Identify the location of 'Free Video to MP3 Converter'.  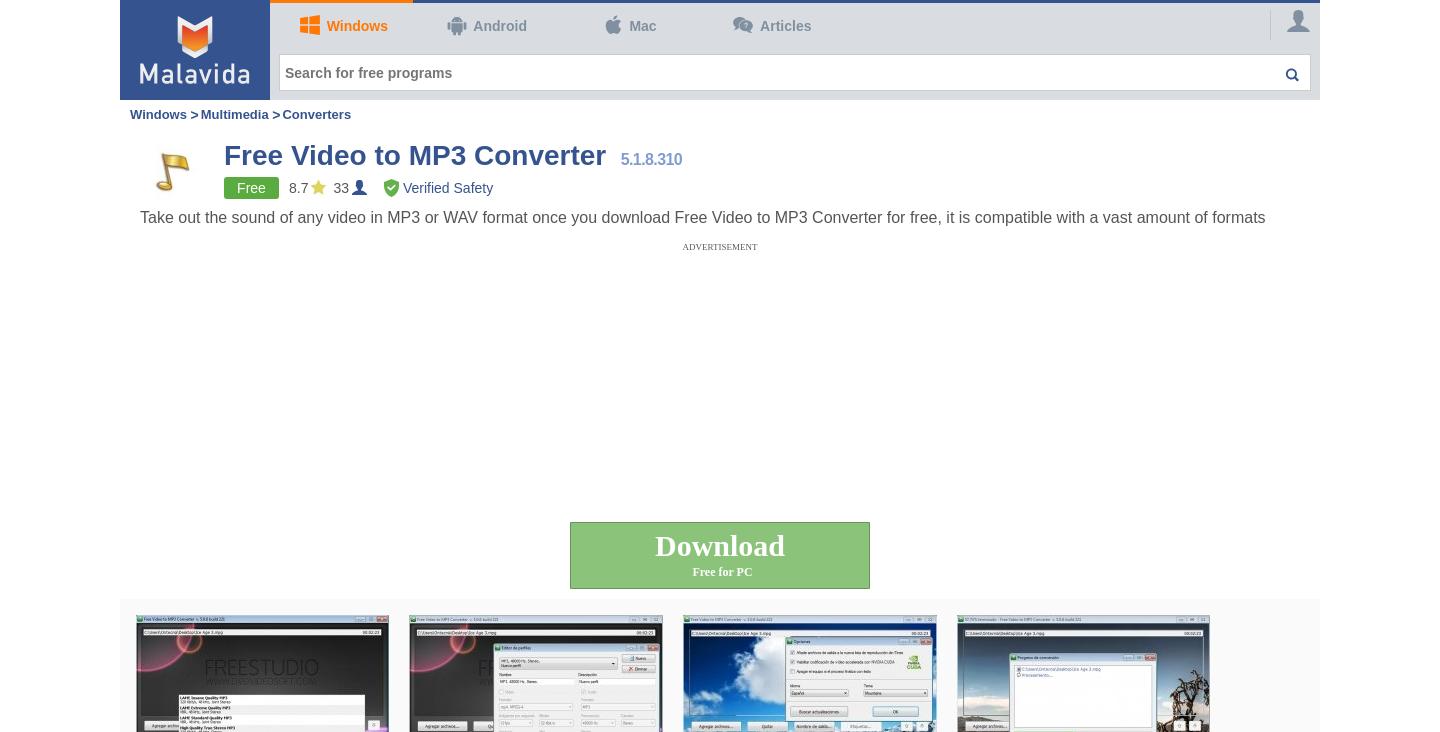
(414, 155).